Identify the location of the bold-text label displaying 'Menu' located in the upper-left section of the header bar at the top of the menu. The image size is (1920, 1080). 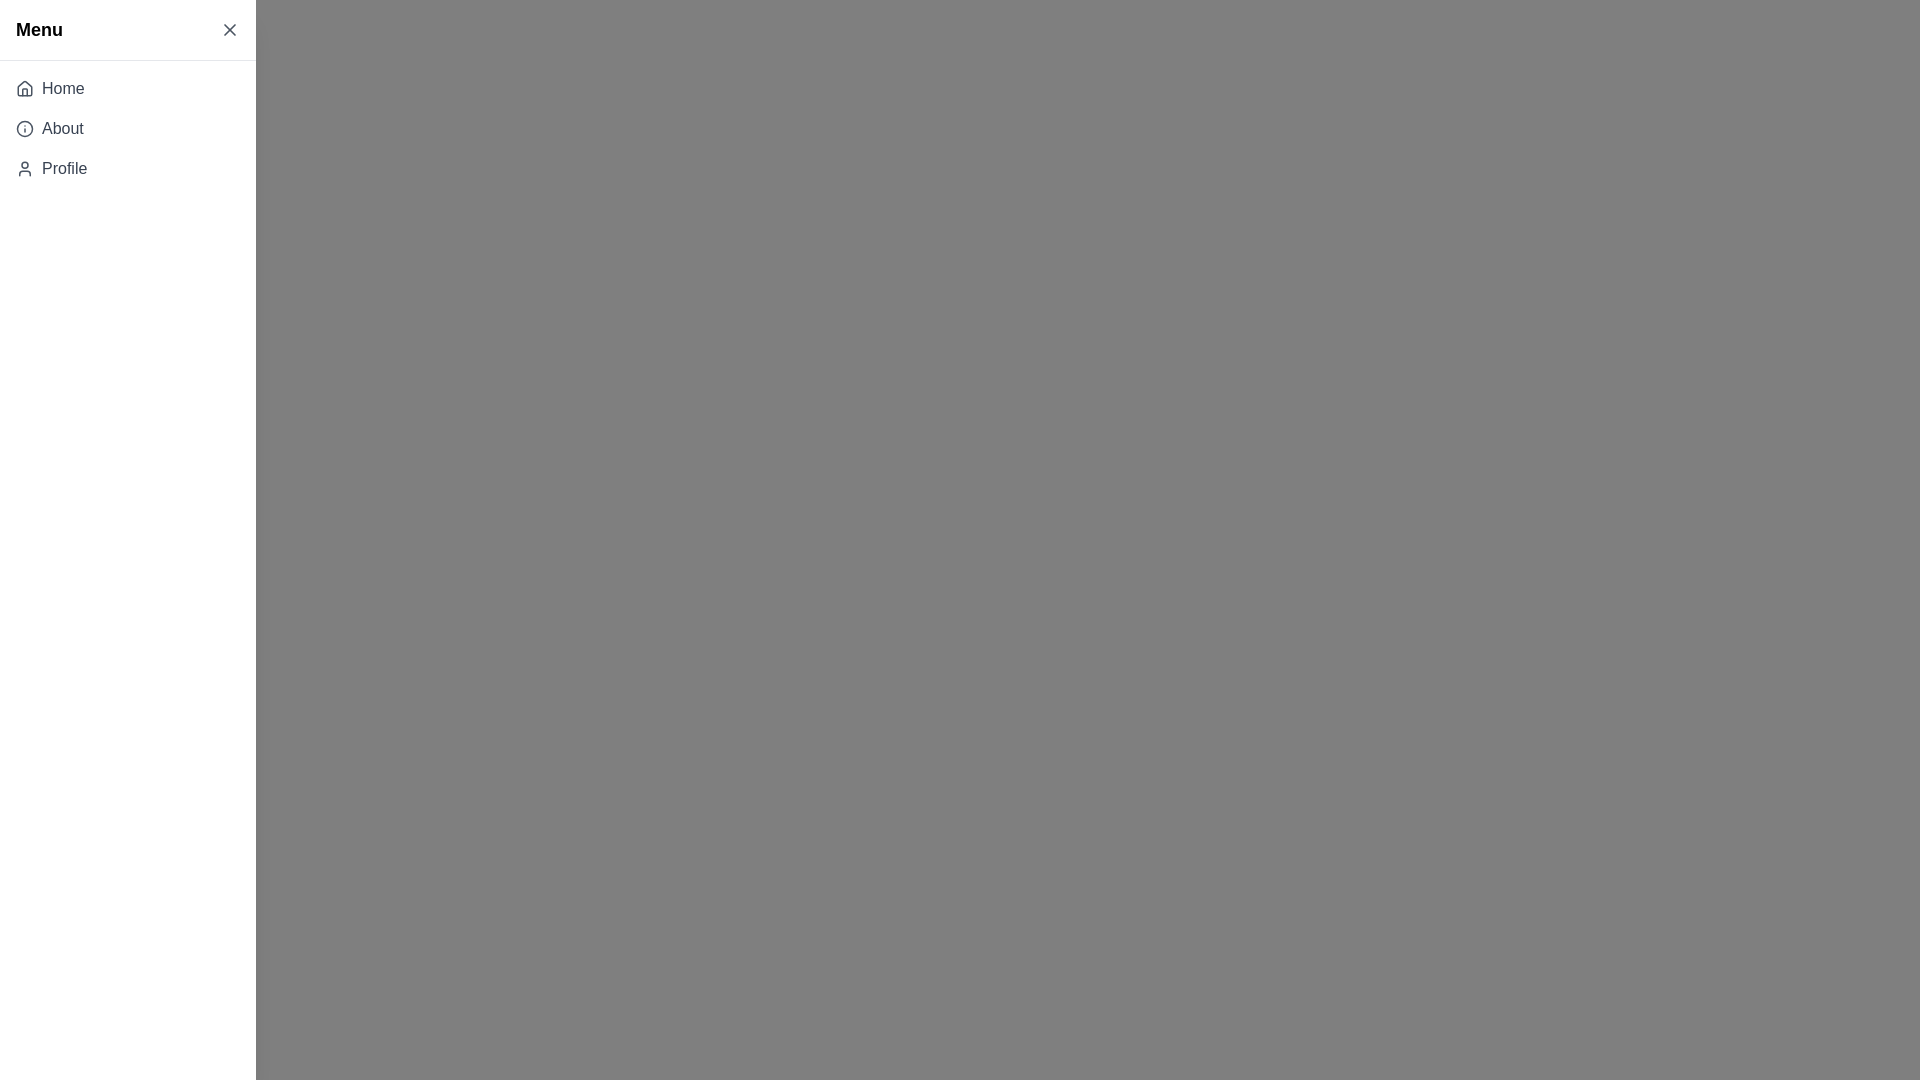
(39, 30).